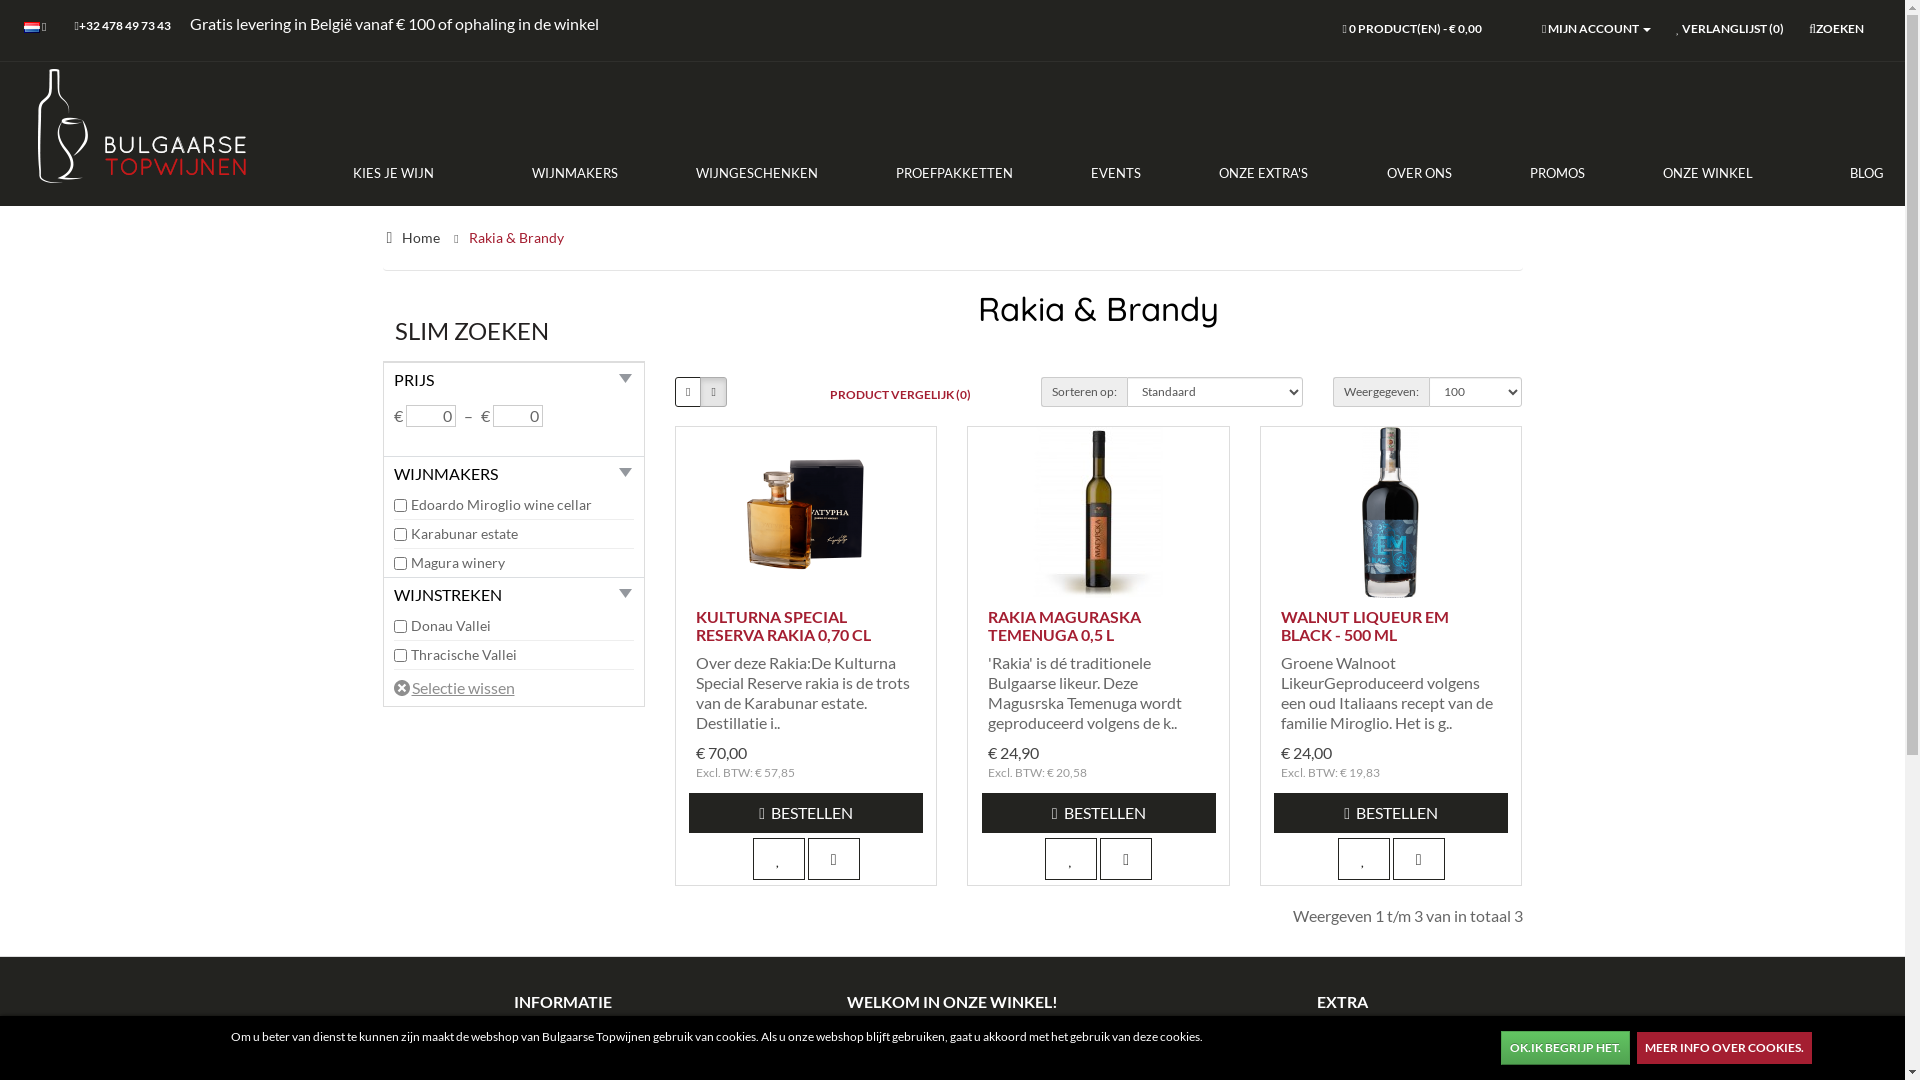 The height and width of the screenshot is (1080, 1920). What do you see at coordinates (32, 27) in the screenshot?
I see `'Nederlands'` at bounding box center [32, 27].